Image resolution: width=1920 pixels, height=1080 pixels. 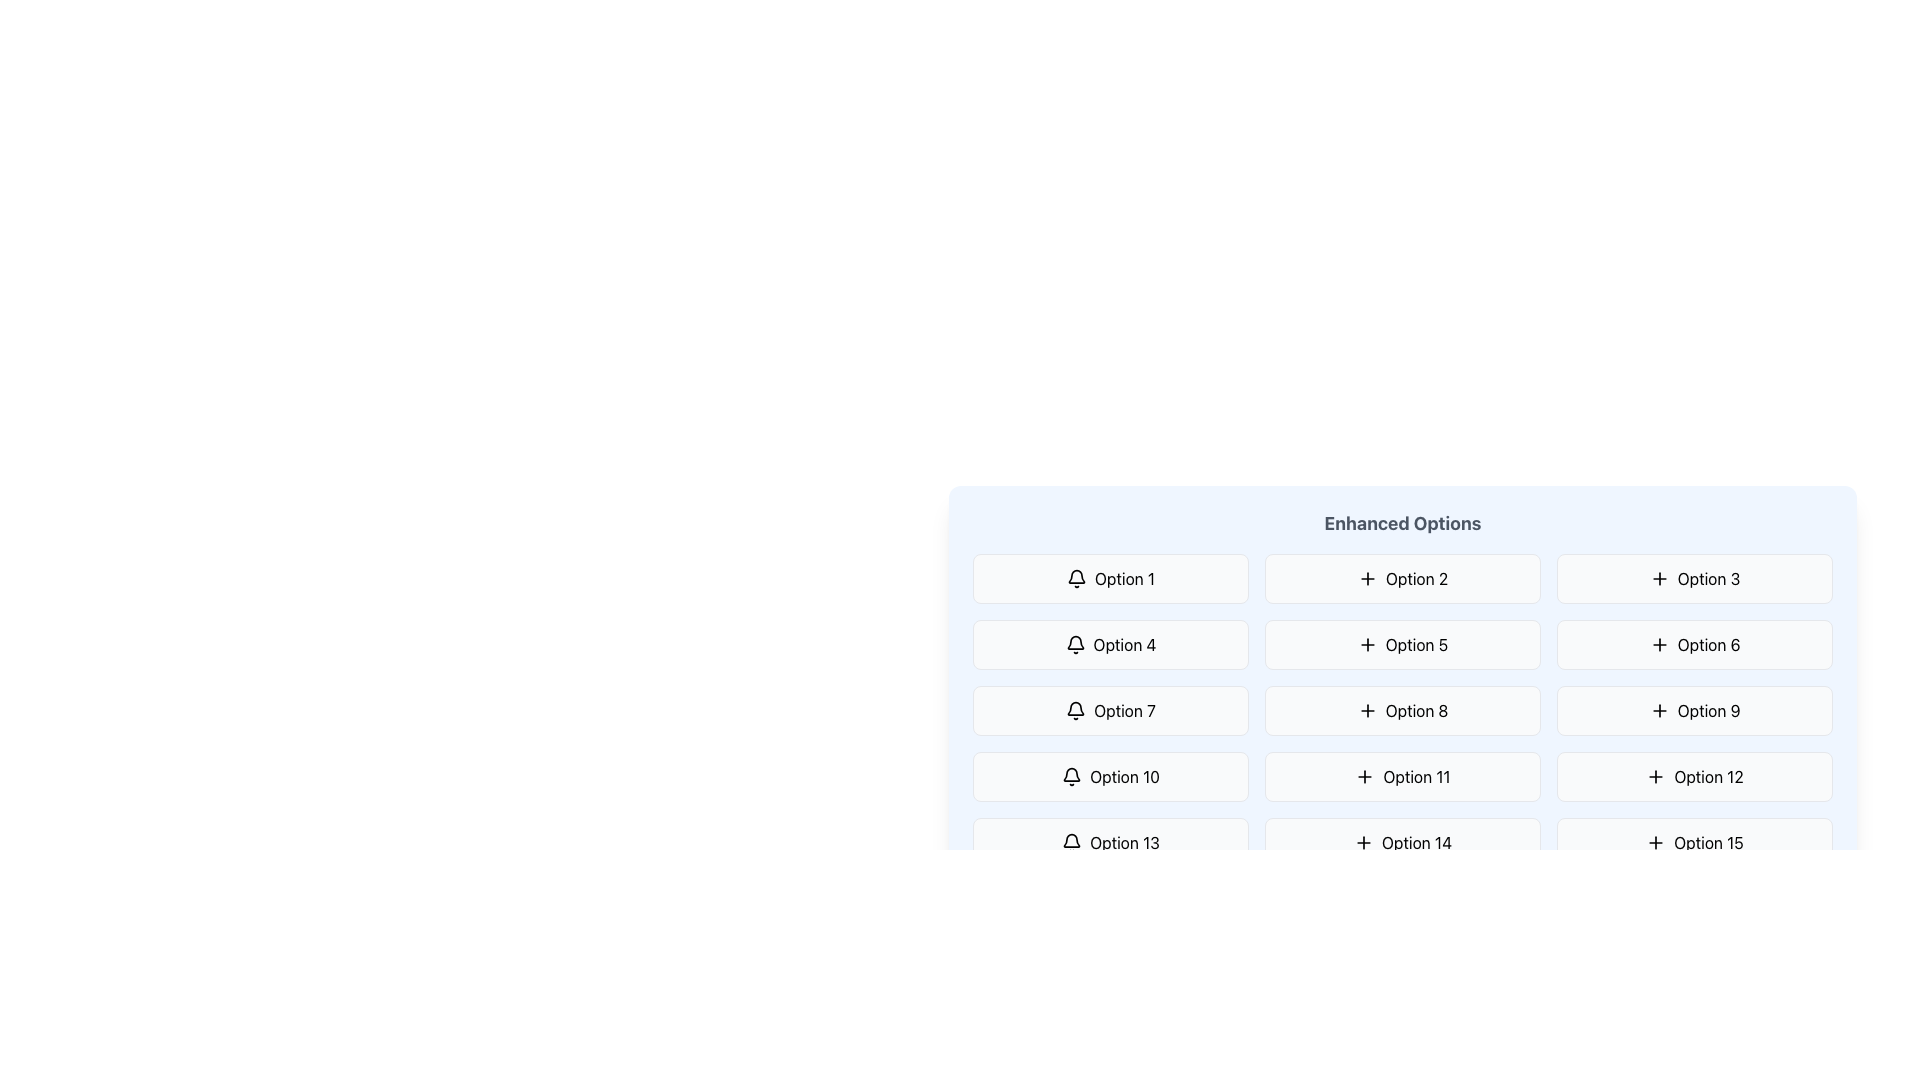 I want to click on the button labeled 'Option 3', so click(x=1693, y=578).